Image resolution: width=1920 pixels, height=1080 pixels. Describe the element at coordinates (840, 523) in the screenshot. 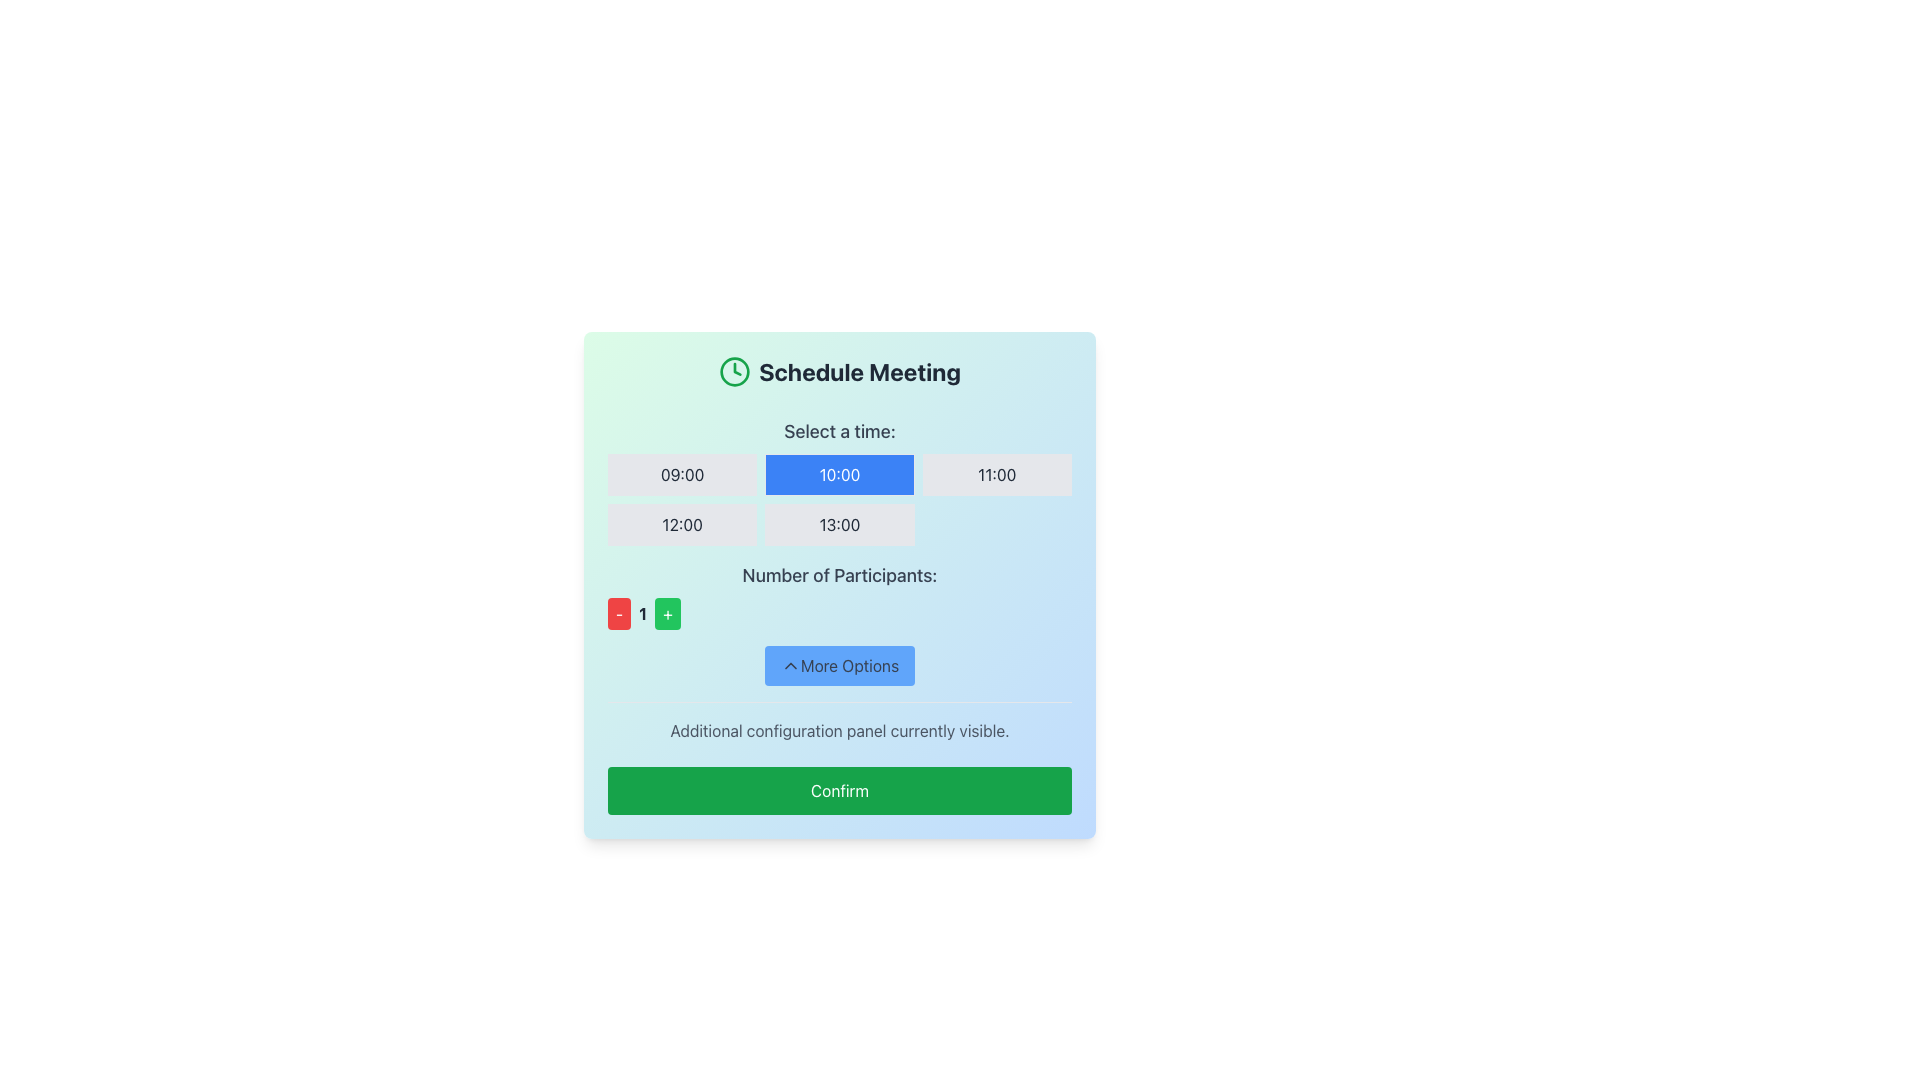

I see `the button displaying '13:00', which is located` at that location.